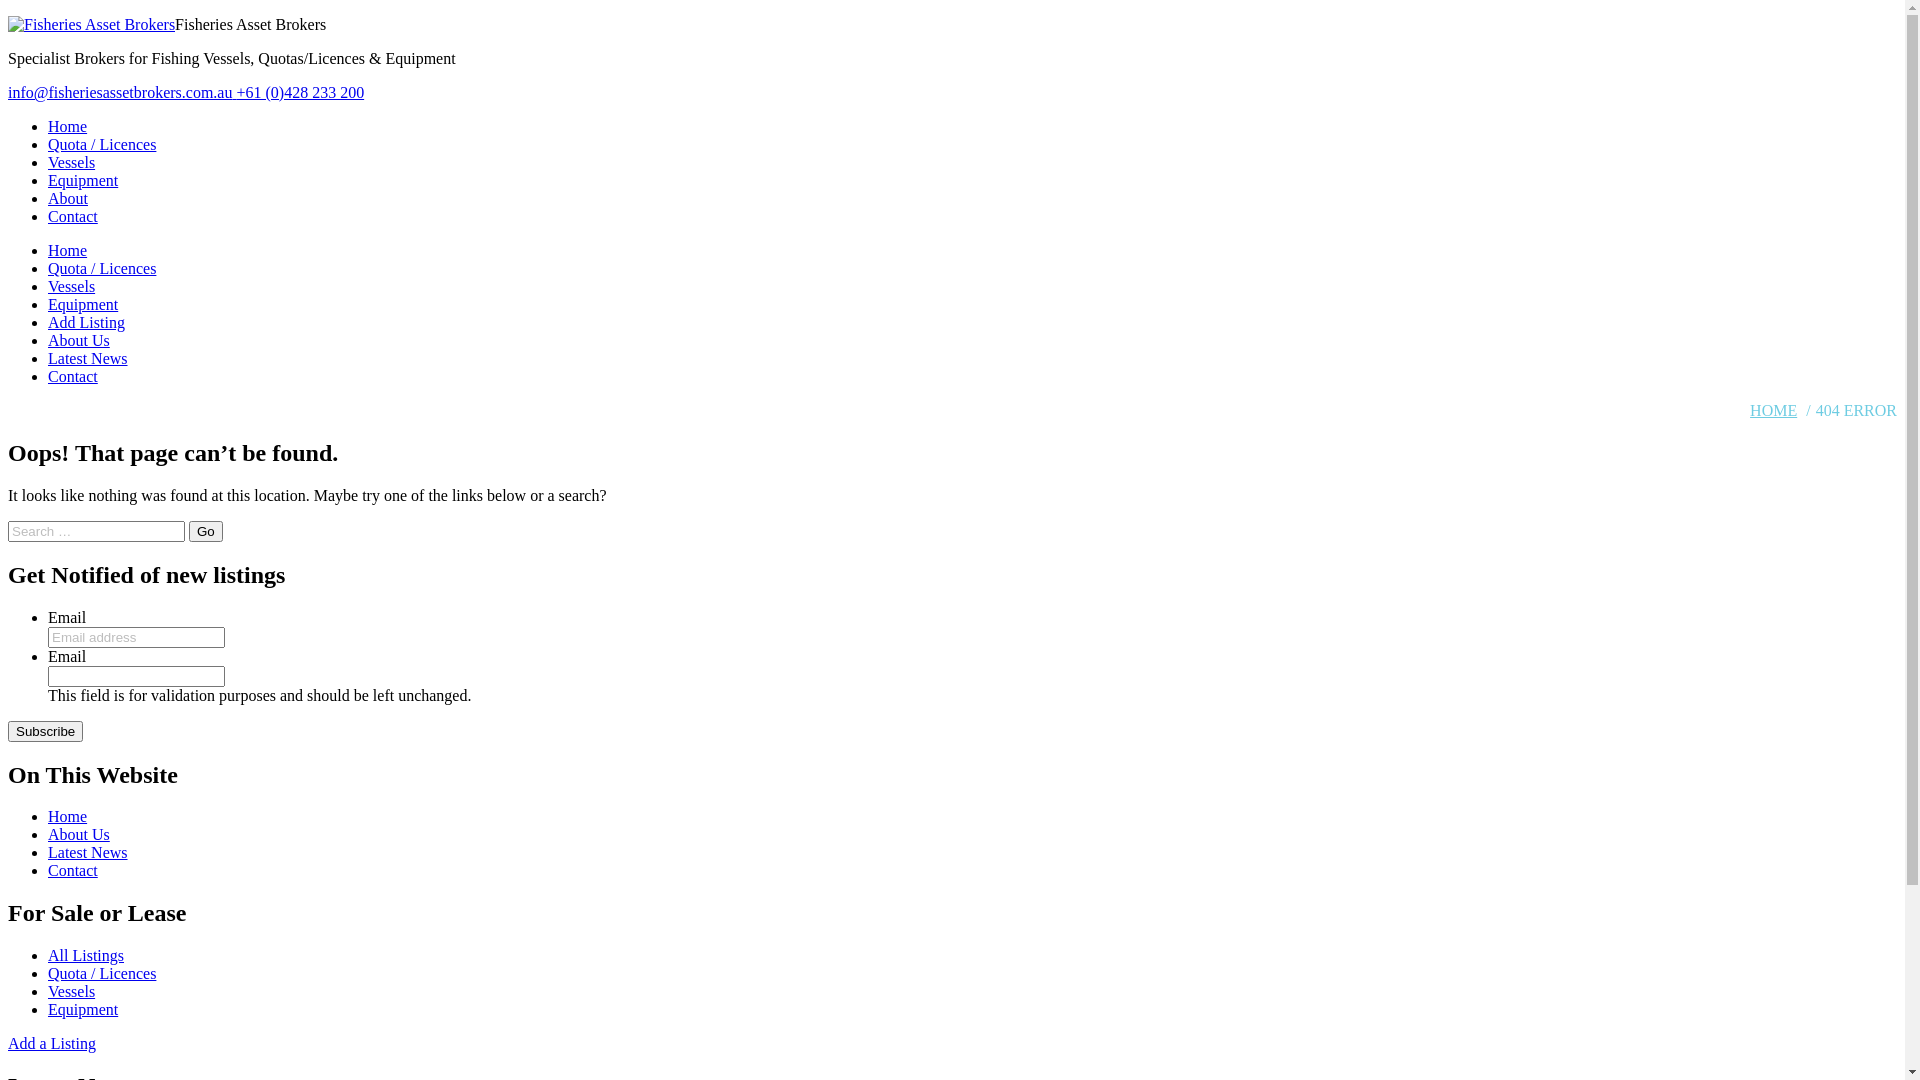  What do you see at coordinates (48, 126) in the screenshot?
I see `'Home'` at bounding box center [48, 126].